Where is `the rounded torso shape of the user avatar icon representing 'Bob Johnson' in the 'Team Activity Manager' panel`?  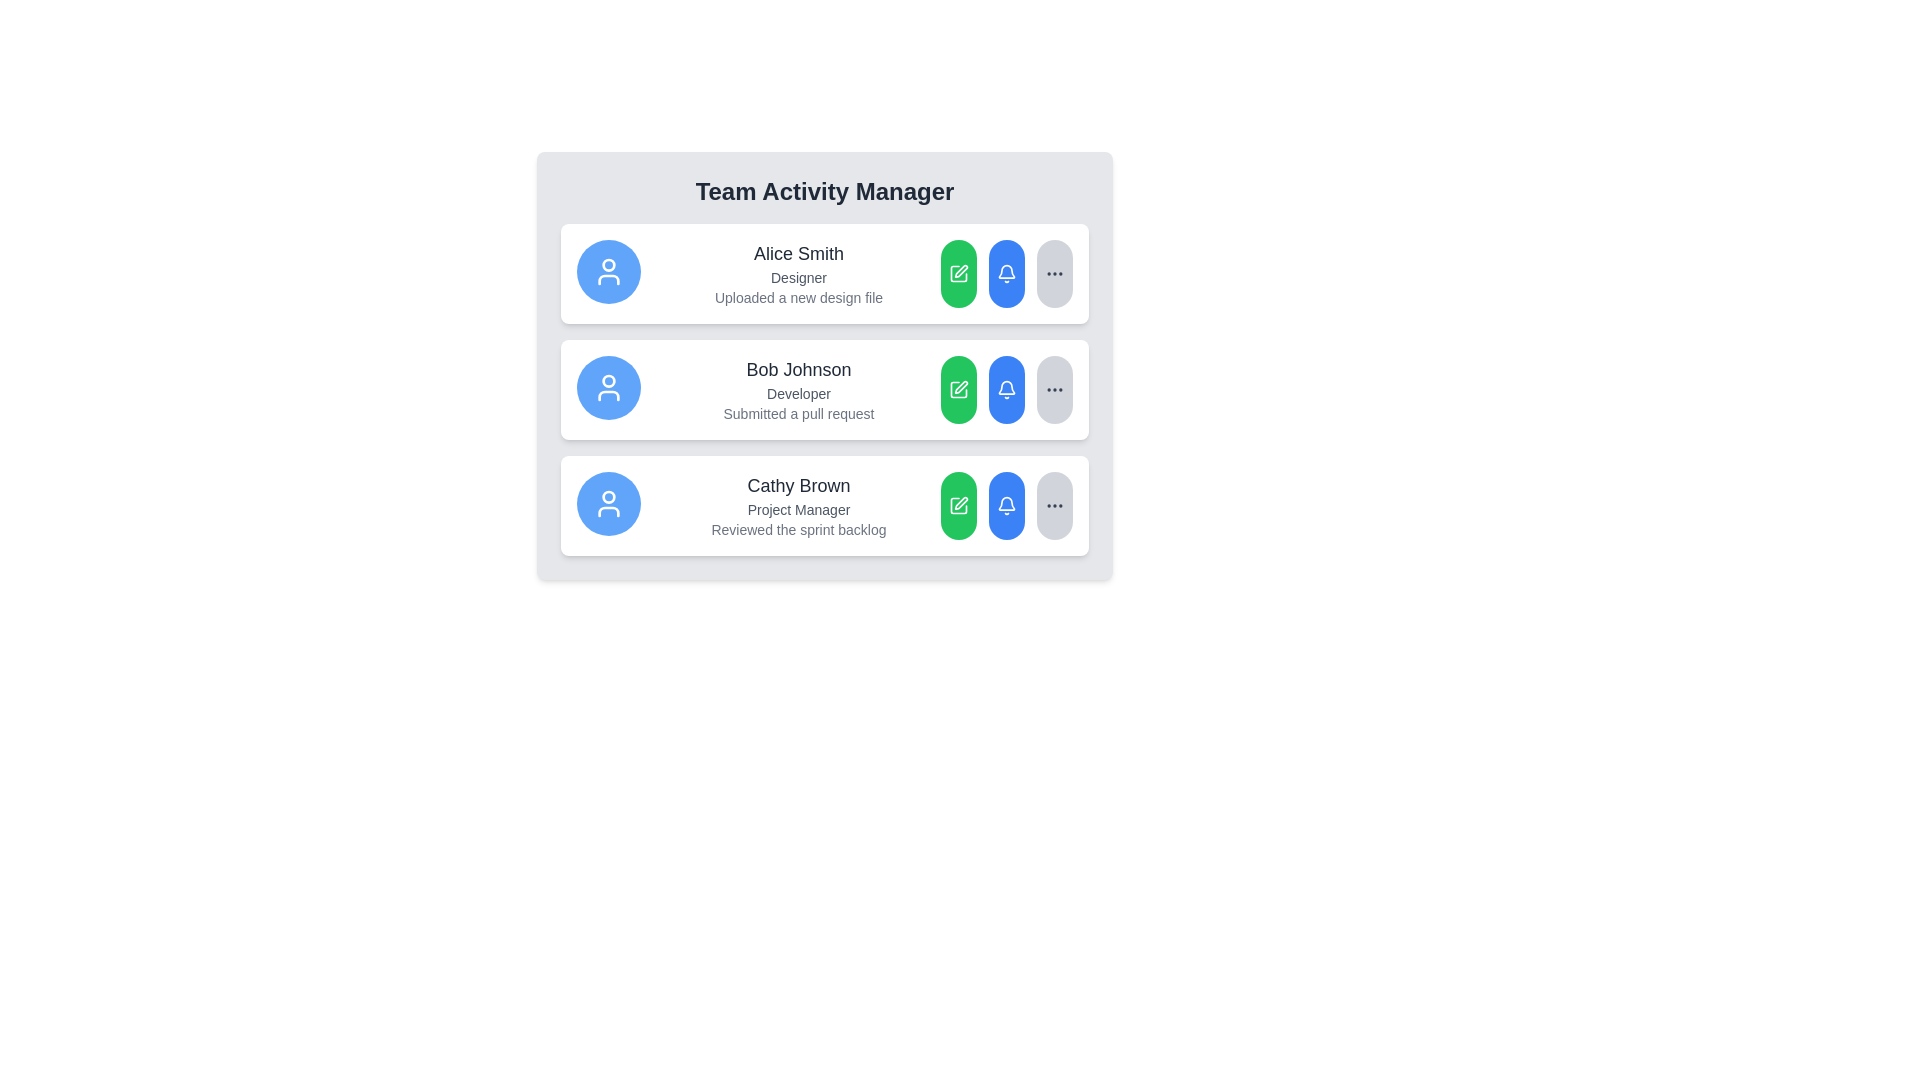
the rounded torso shape of the user avatar icon representing 'Bob Johnson' in the 'Team Activity Manager' panel is located at coordinates (608, 396).